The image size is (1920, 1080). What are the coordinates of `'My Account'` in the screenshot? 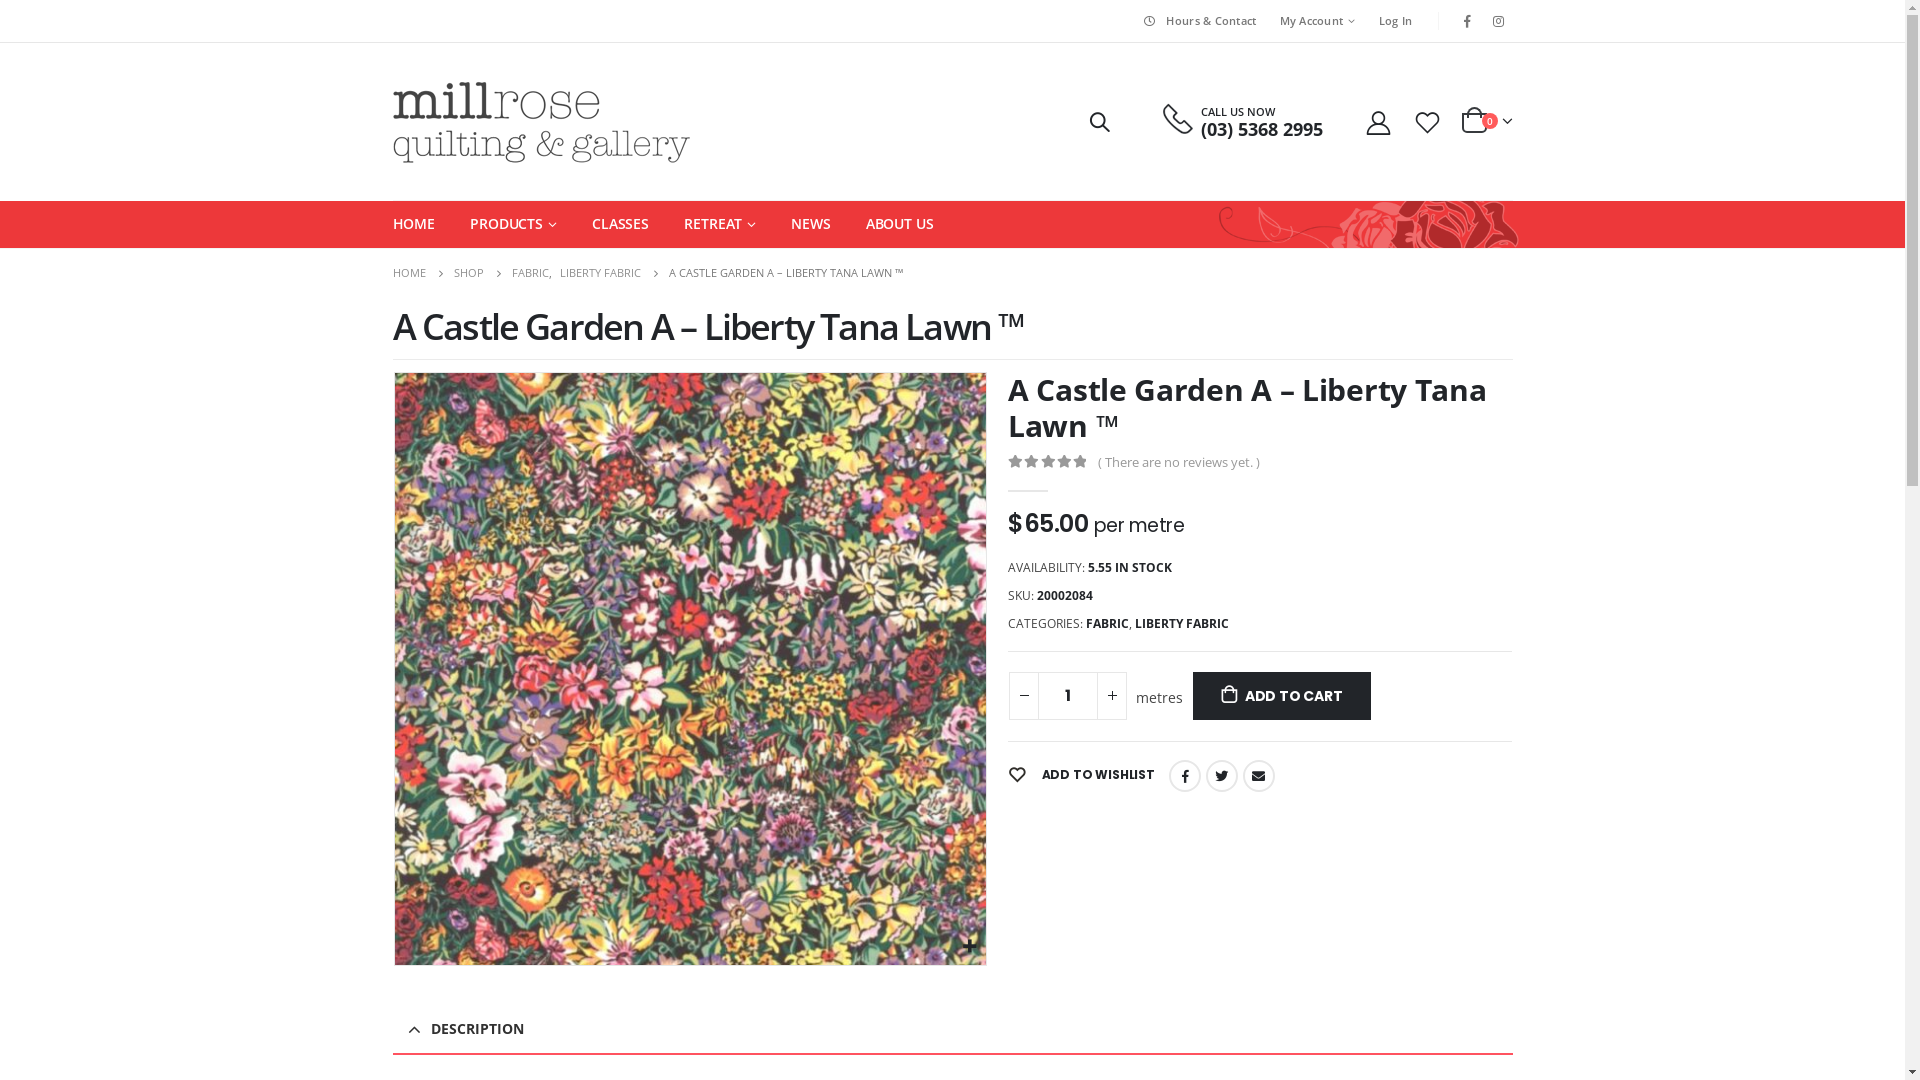 It's located at (1267, 20).